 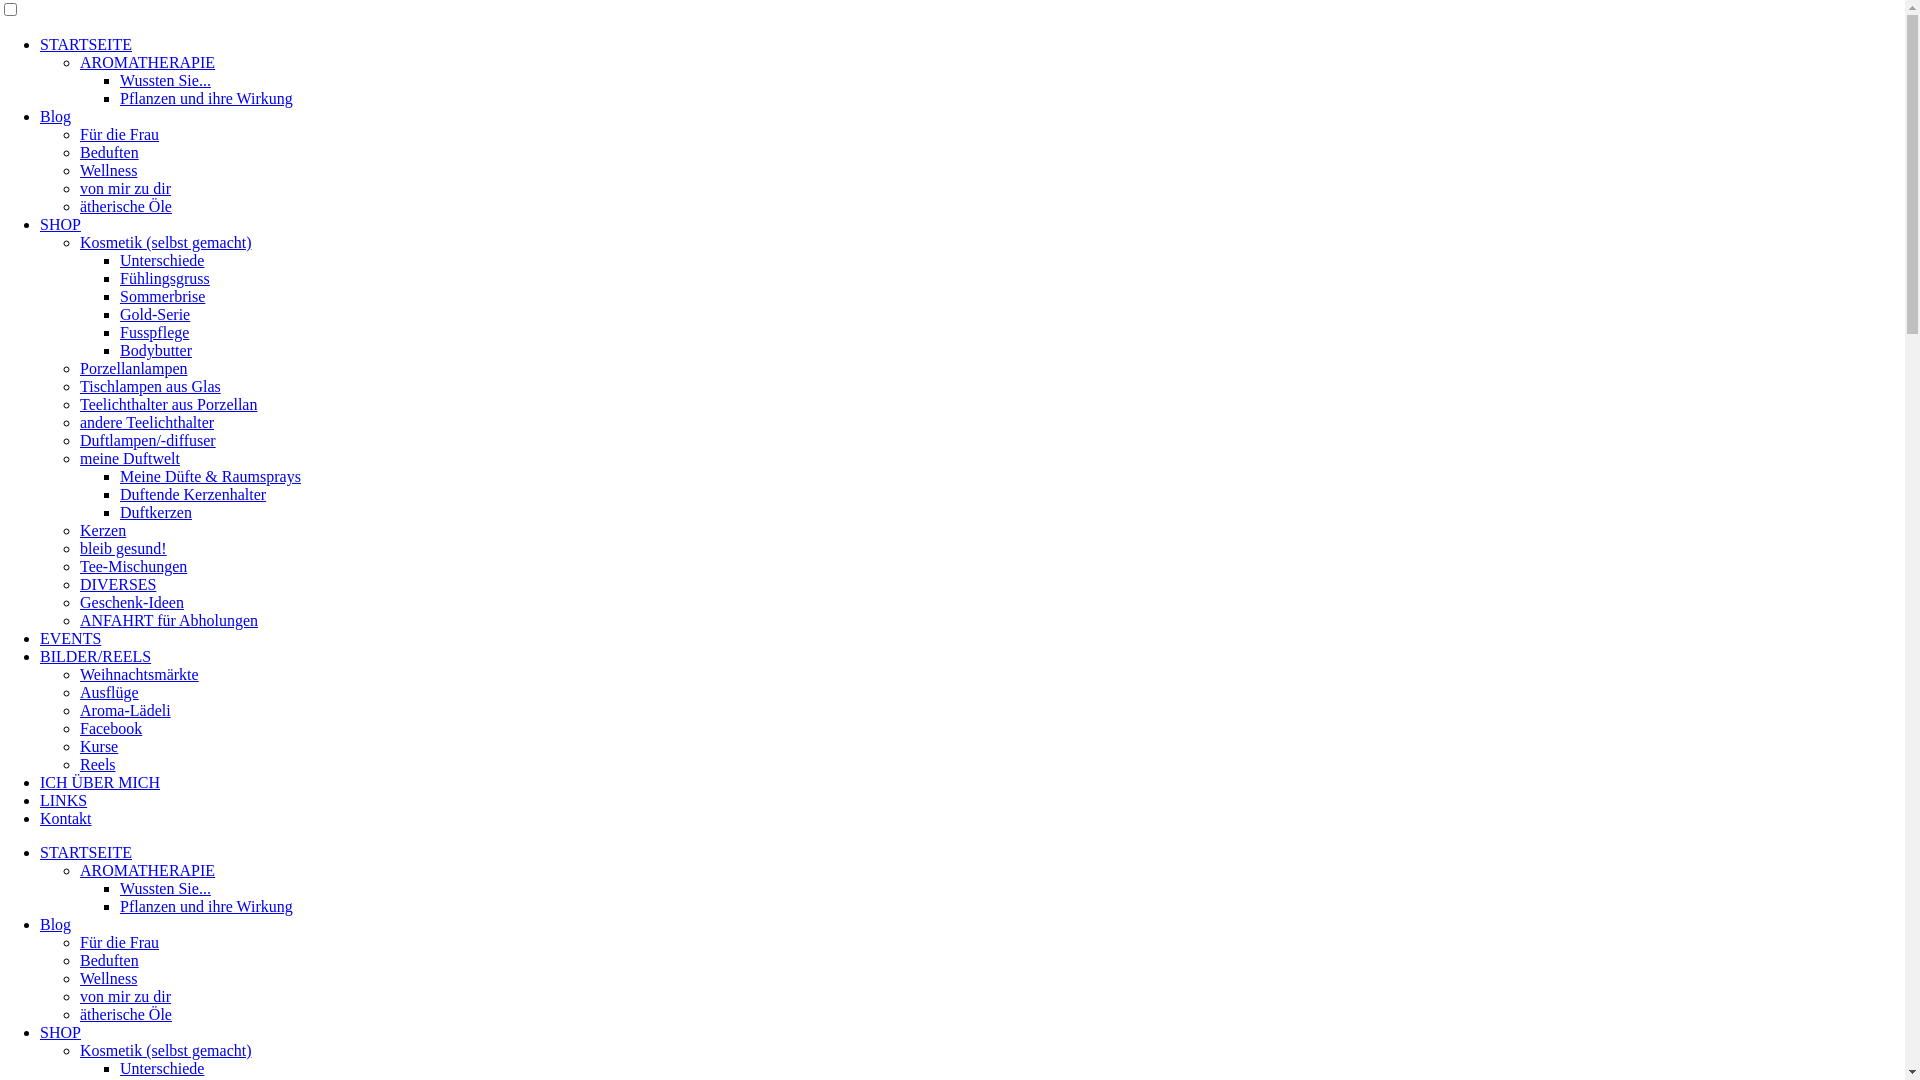 I want to click on 'AROMATHERAPIE', so click(x=146, y=61).